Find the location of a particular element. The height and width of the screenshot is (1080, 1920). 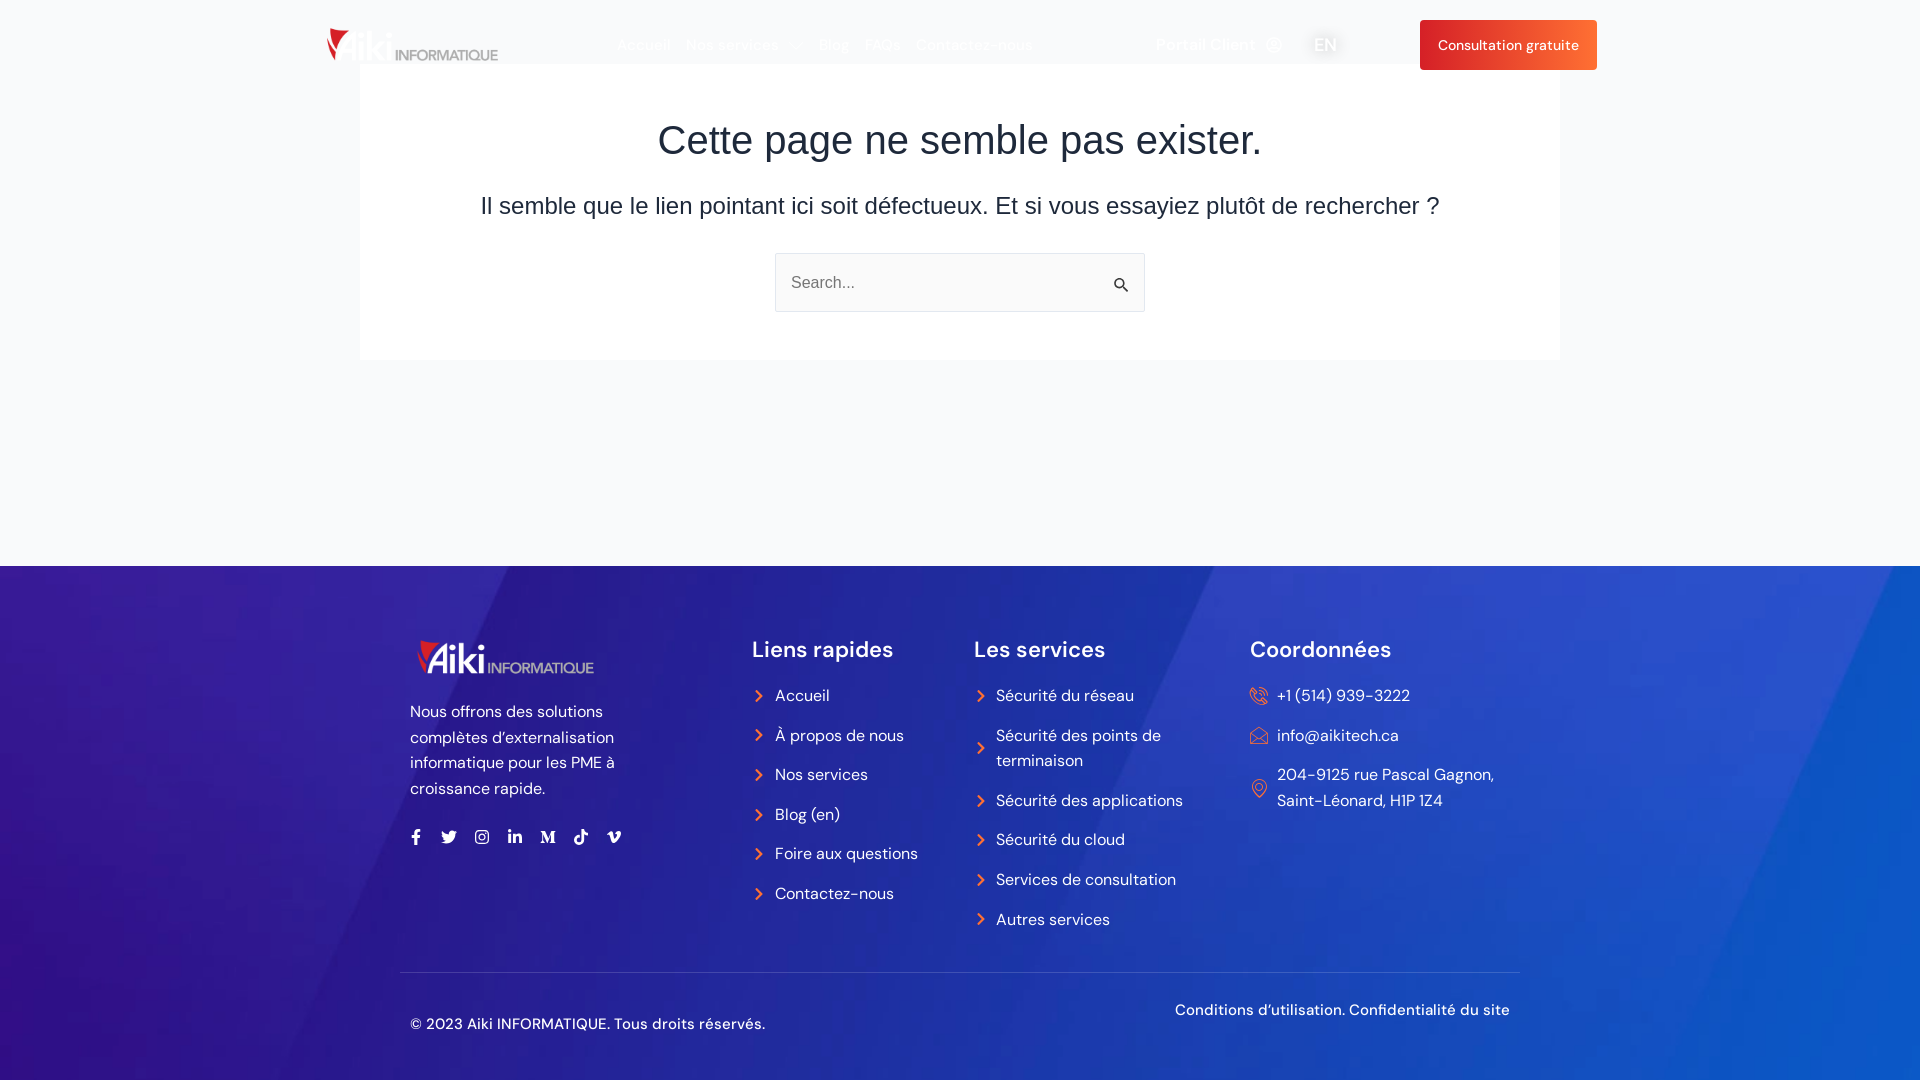

'Facebook-f' is located at coordinates (415, 837).